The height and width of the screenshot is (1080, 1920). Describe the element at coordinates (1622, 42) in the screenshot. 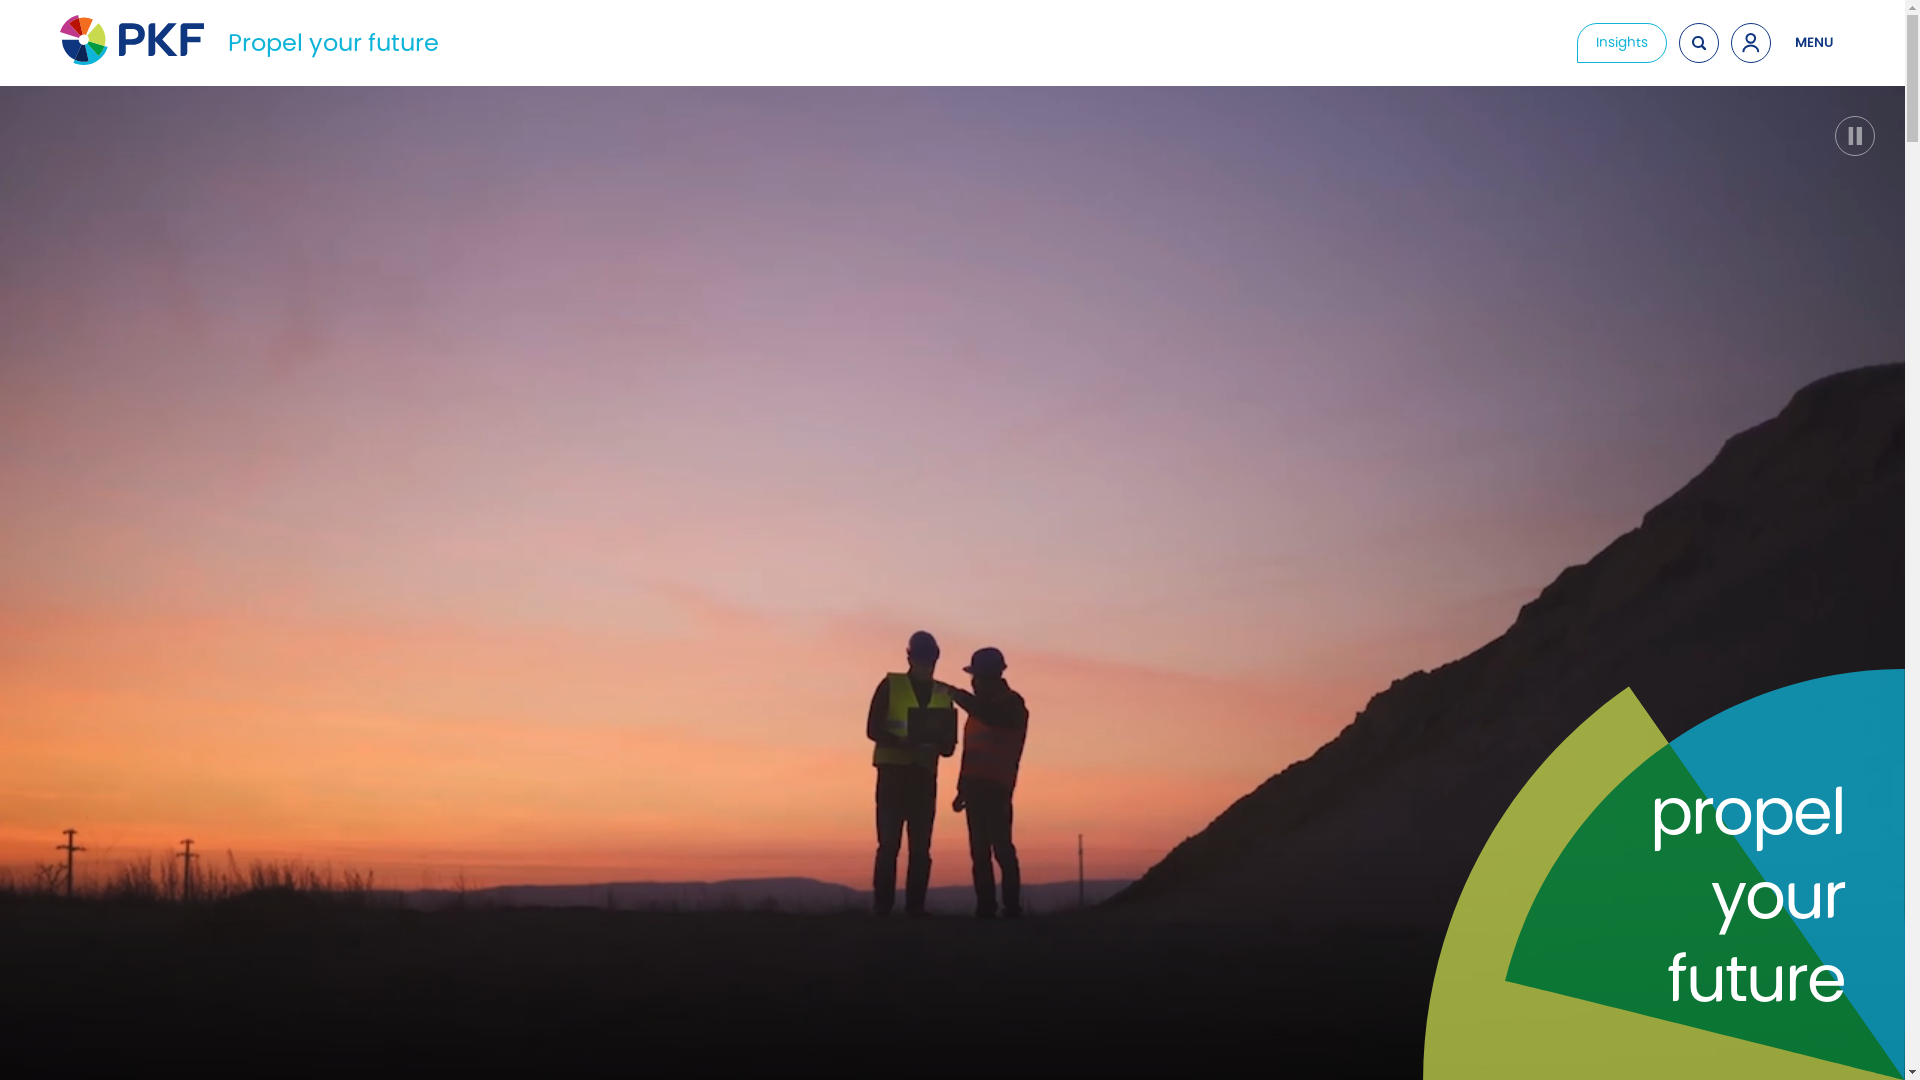

I see `'Insights'` at that location.